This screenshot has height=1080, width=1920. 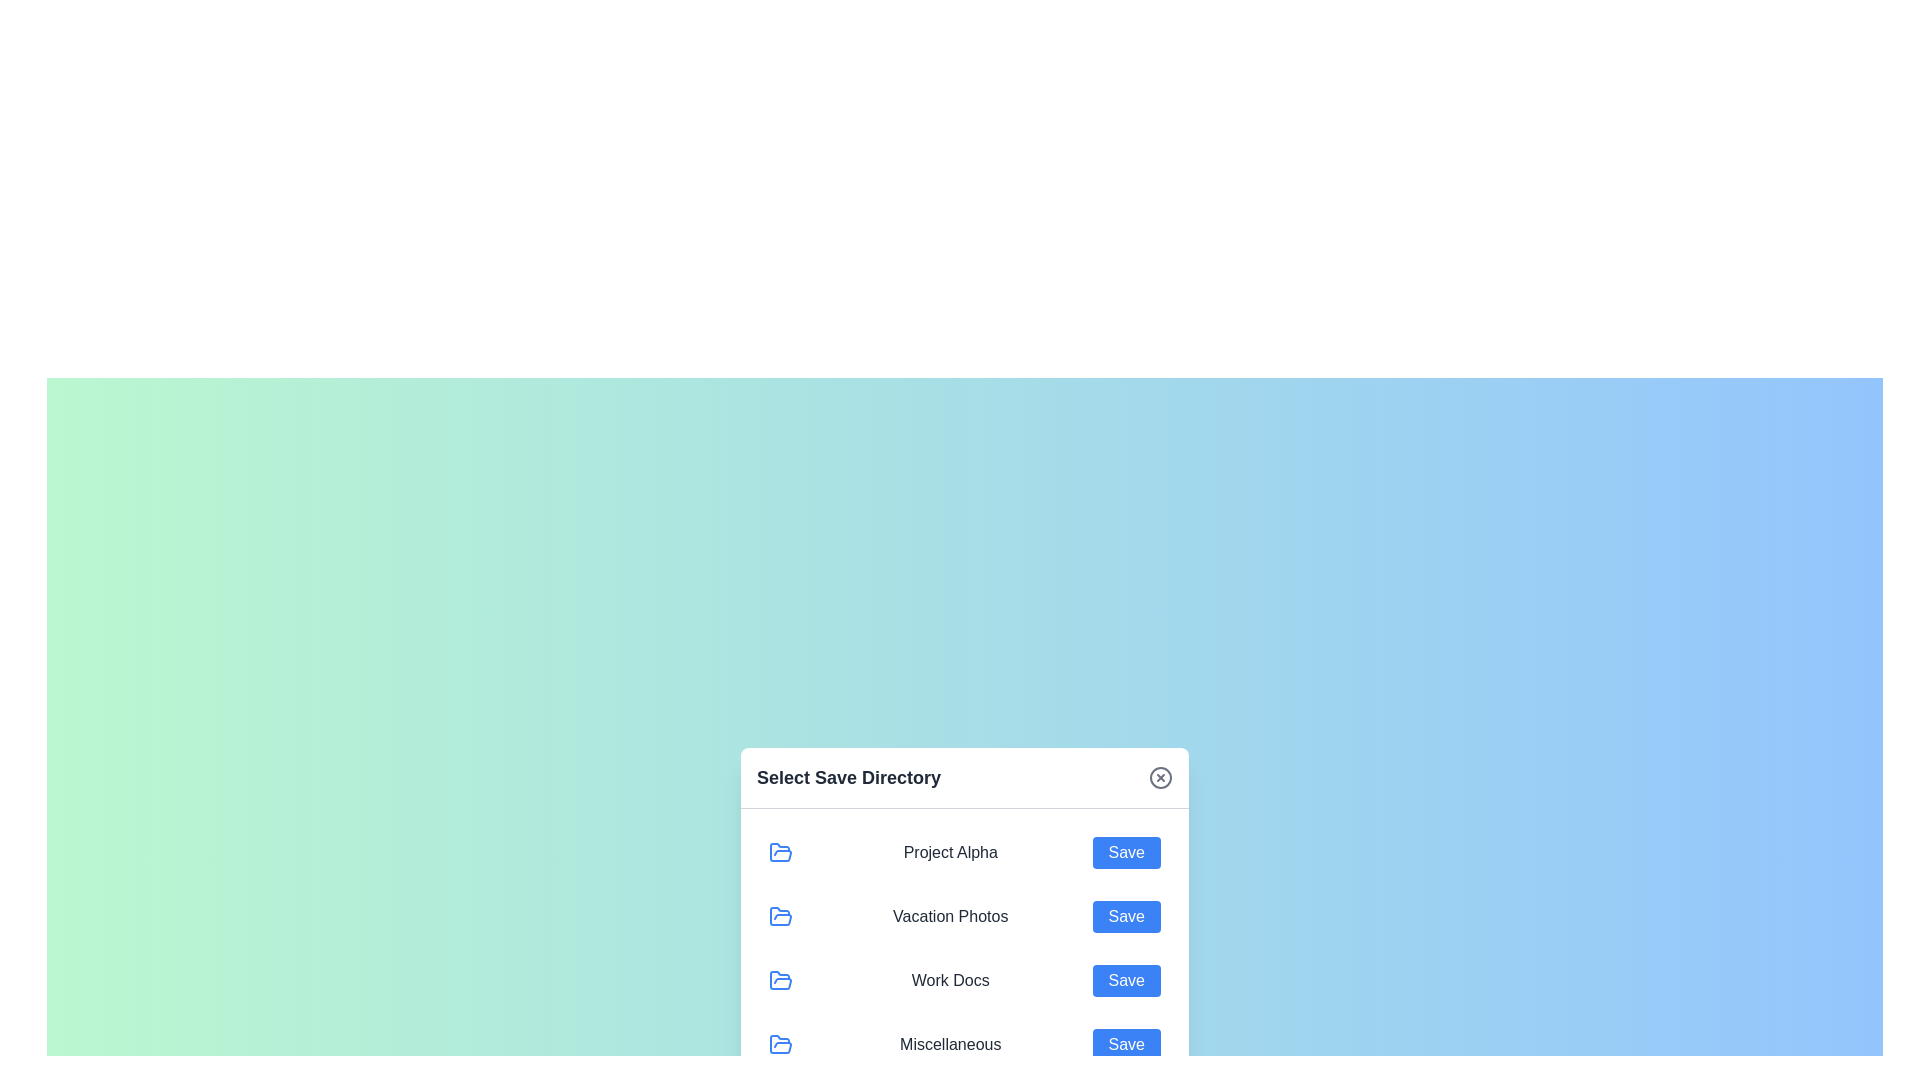 I want to click on the directory icon for Work Docs, so click(x=780, y=979).